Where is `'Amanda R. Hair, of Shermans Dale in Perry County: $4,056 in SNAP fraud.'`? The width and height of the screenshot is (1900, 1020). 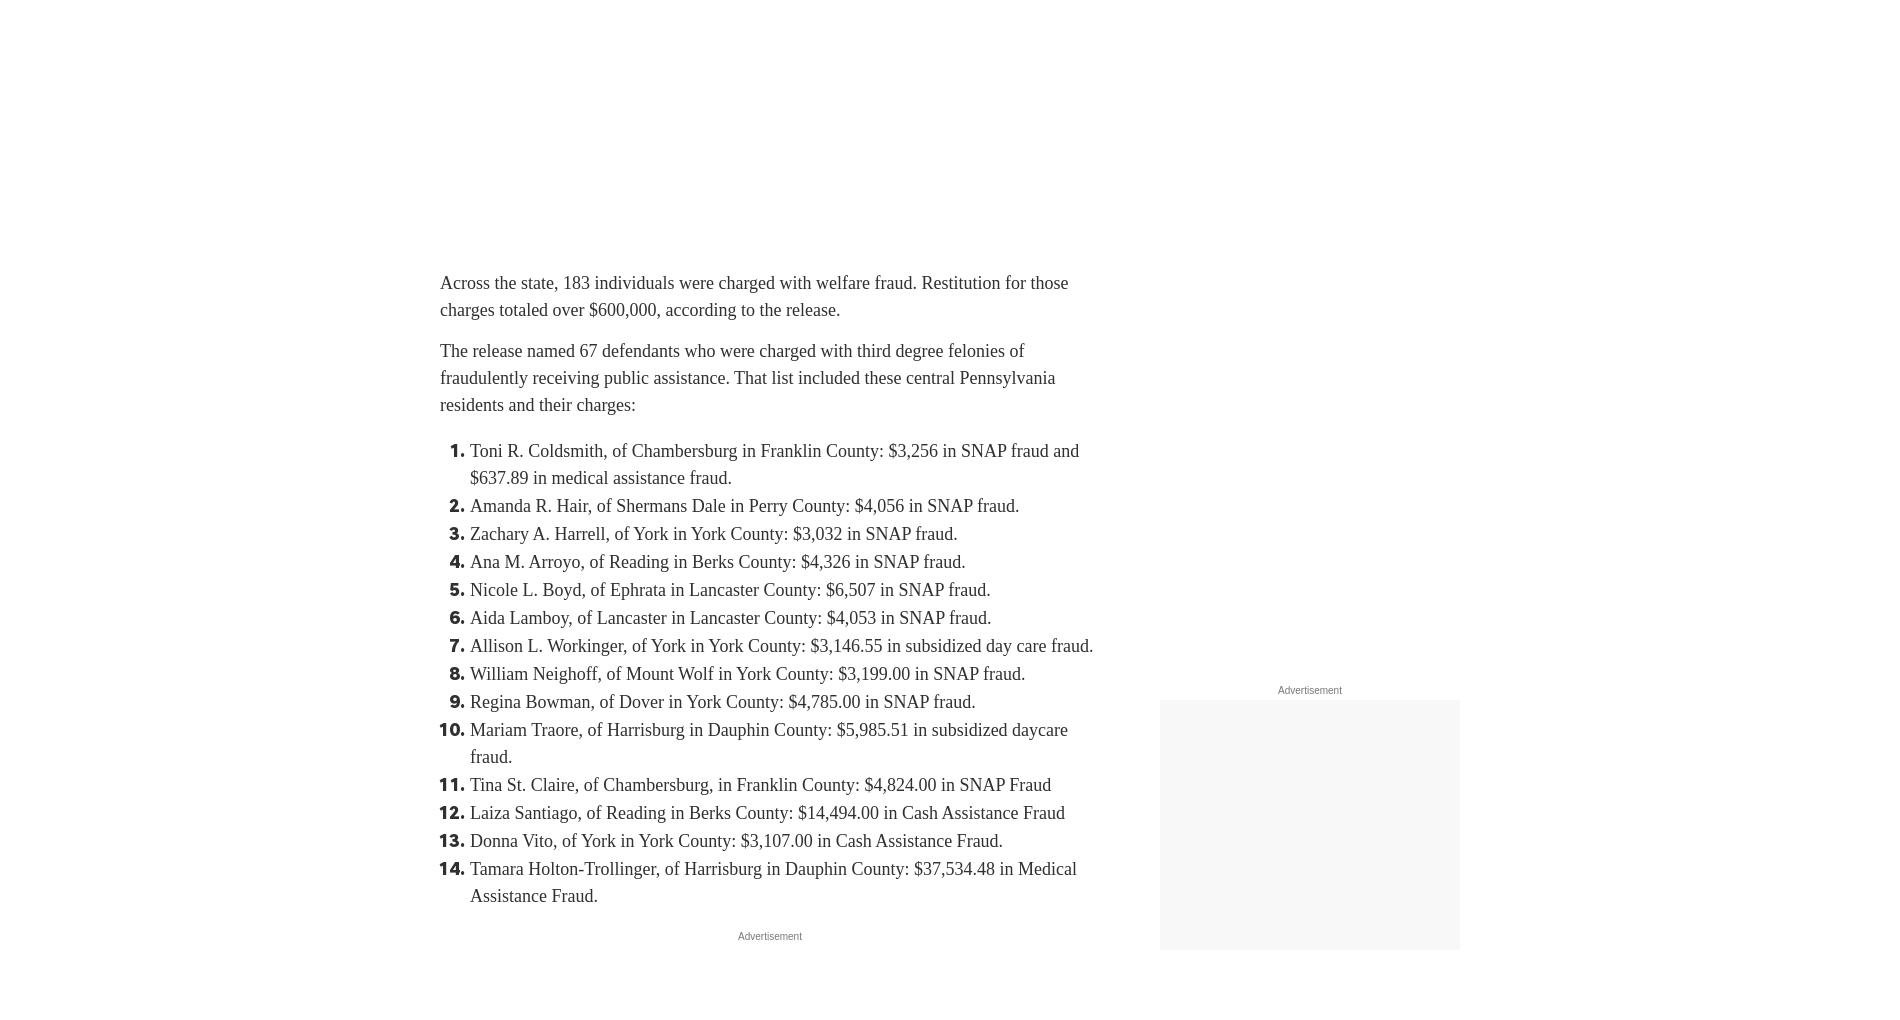
'Amanda R. Hair, of Shermans Dale in Perry County: $4,056 in SNAP fraud.' is located at coordinates (743, 506).